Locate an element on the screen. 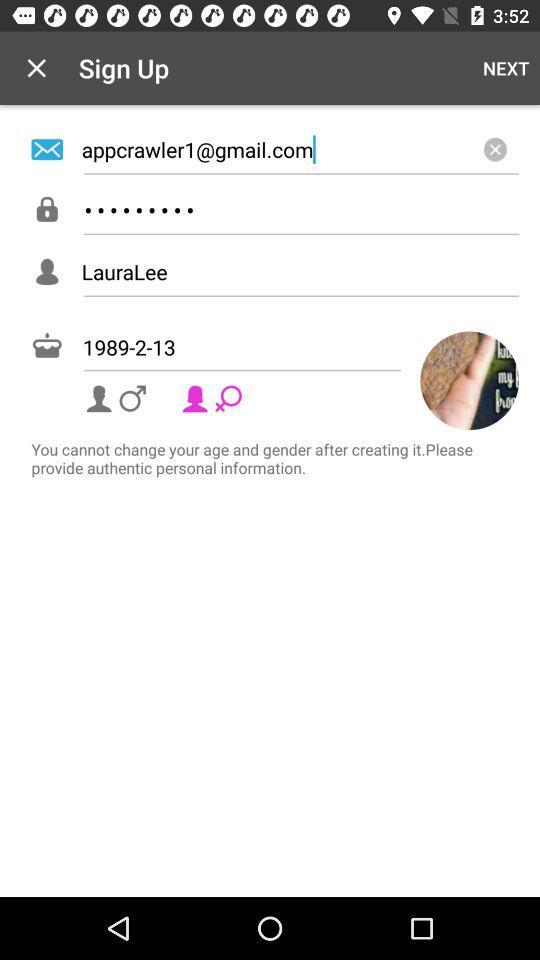 This screenshot has height=960, width=540. icon above you cannot change is located at coordinates (469, 379).